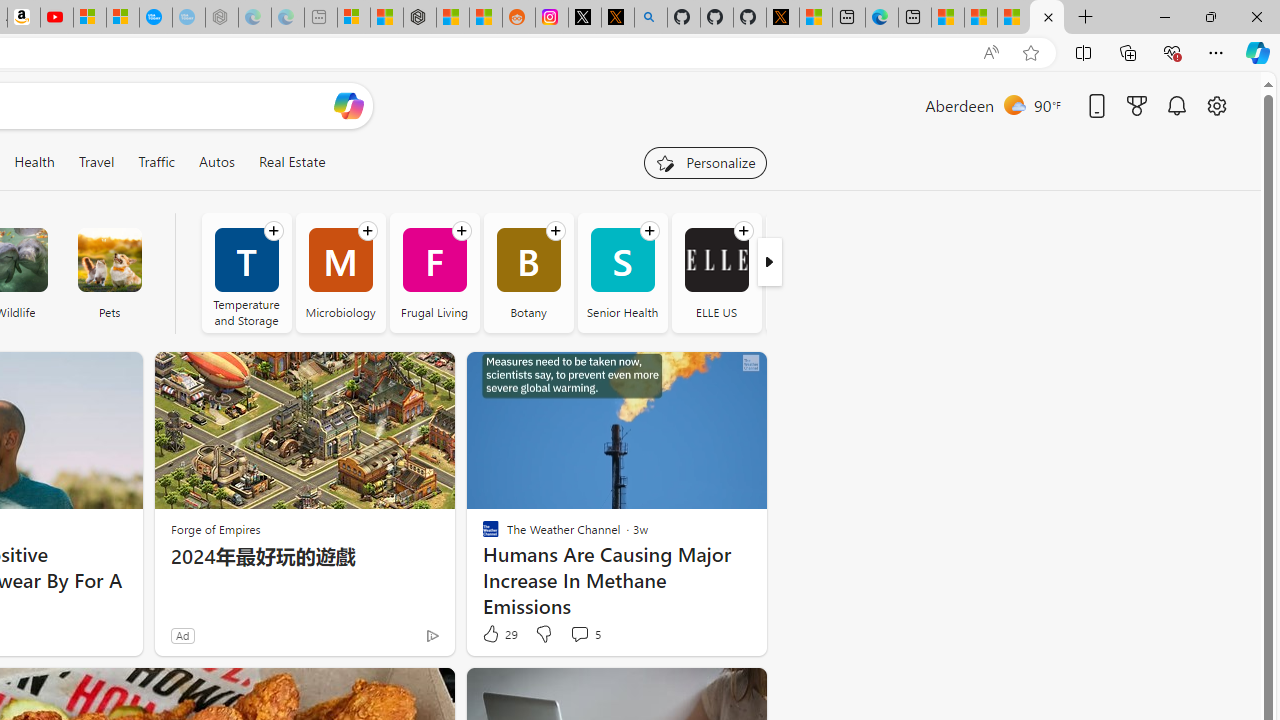  I want to click on 'Follow channel', so click(742, 230).